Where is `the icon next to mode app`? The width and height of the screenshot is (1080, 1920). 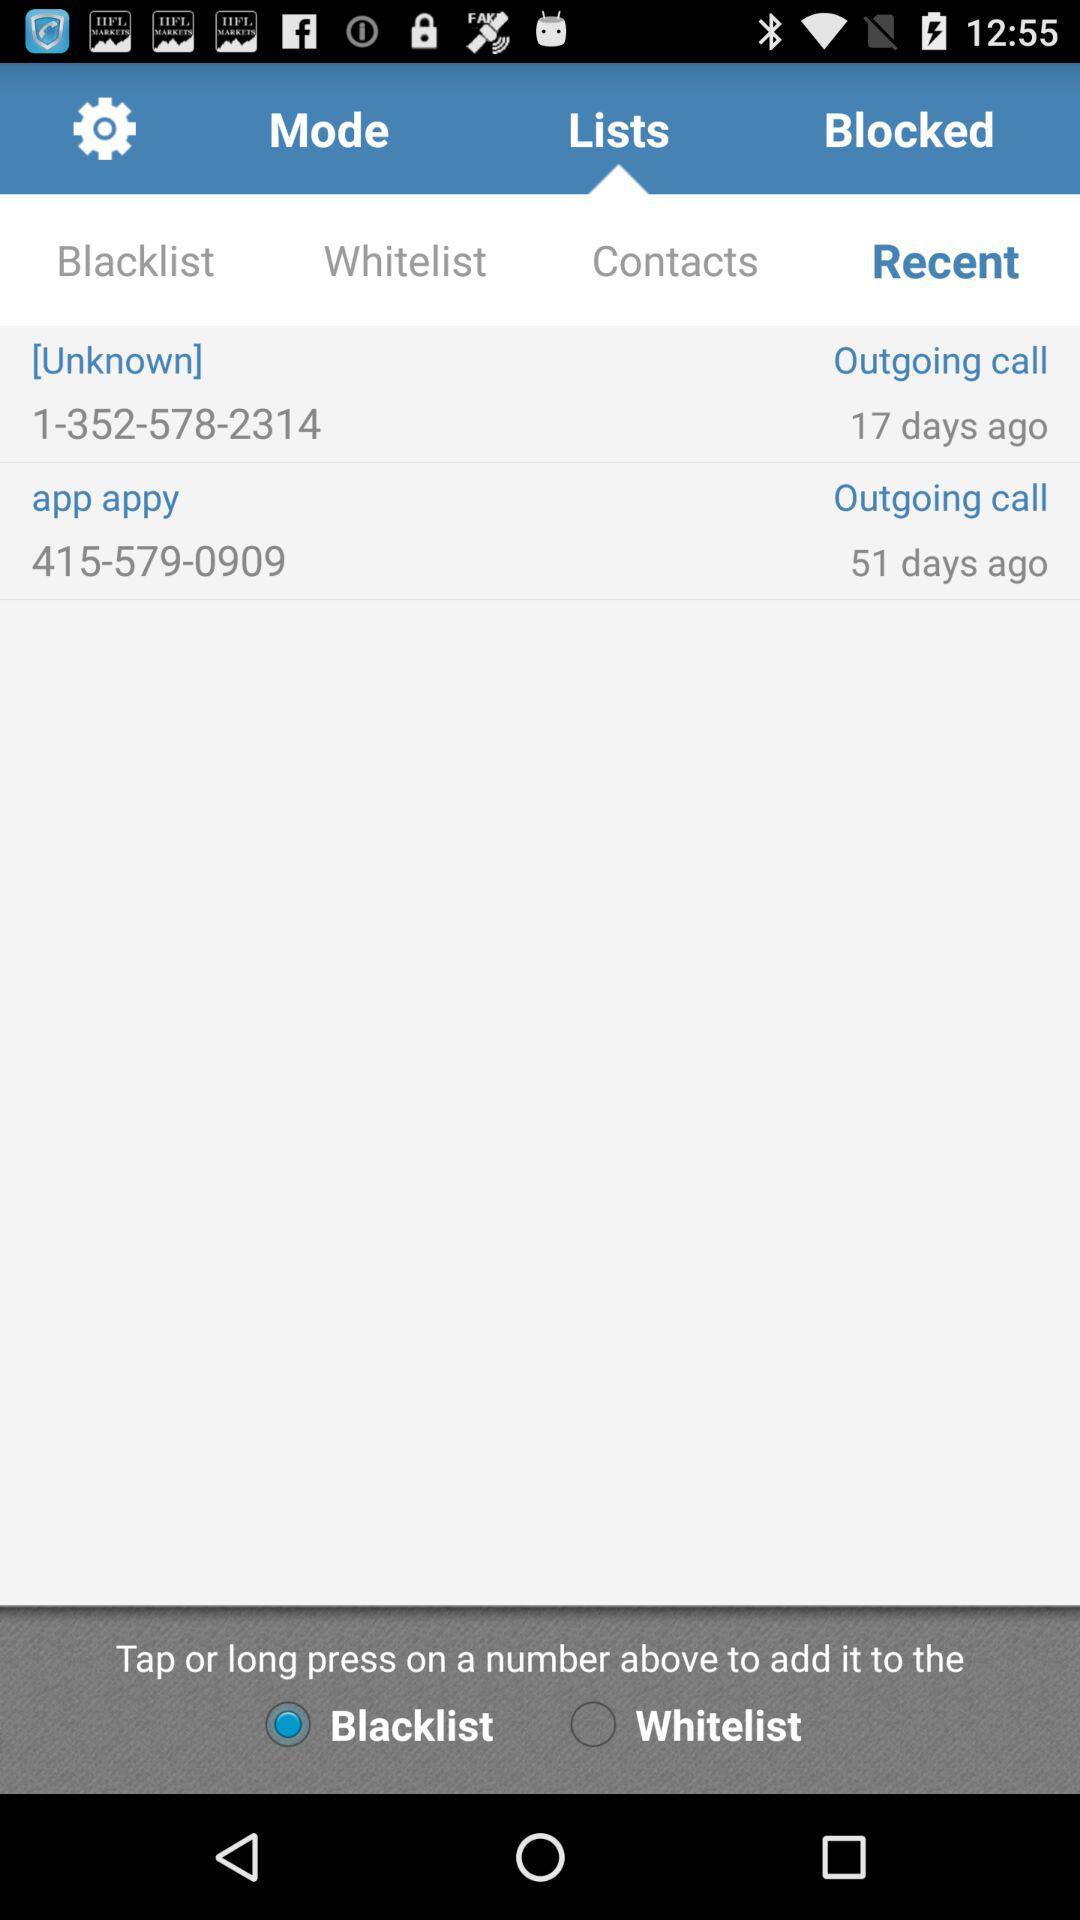
the icon next to mode app is located at coordinates (104, 127).